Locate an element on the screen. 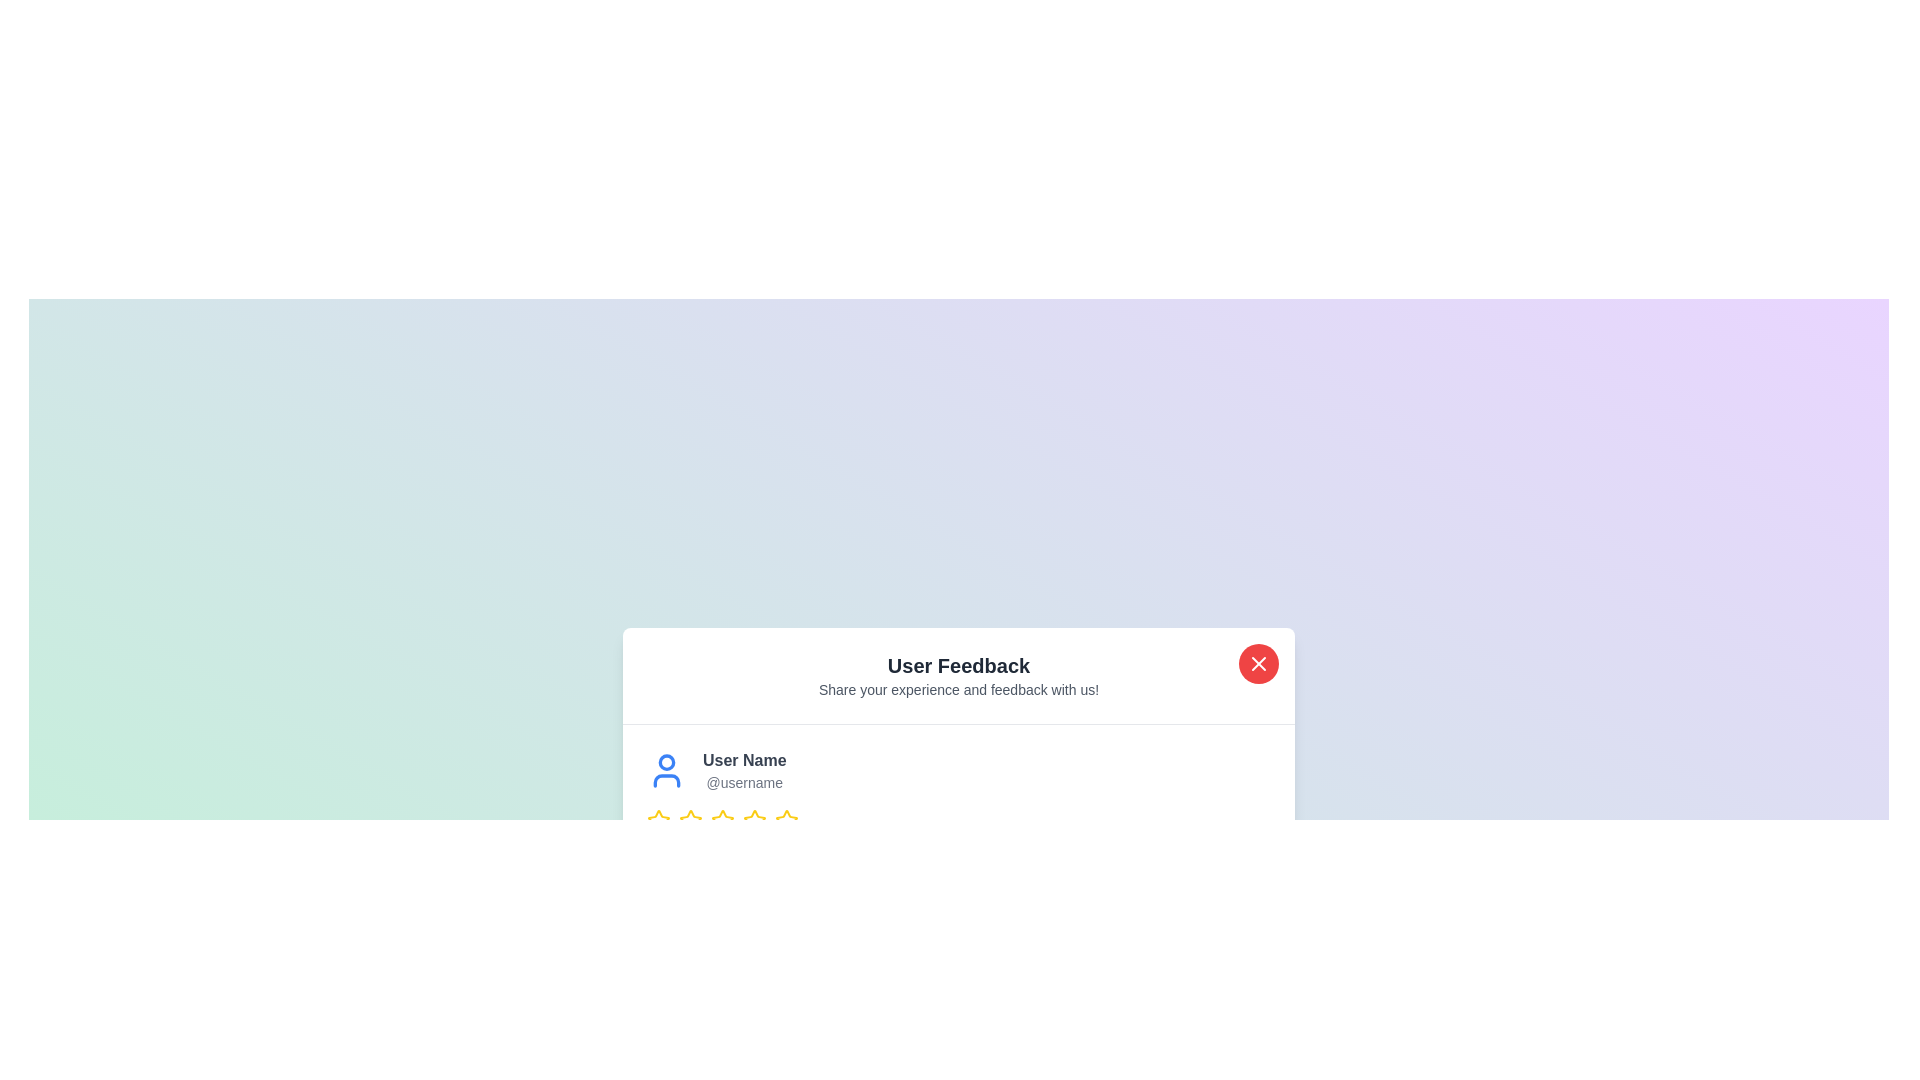 The height and width of the screenshot is (1080, 1920). the eighth star in the rating scale is located at coordinates (786, 820).